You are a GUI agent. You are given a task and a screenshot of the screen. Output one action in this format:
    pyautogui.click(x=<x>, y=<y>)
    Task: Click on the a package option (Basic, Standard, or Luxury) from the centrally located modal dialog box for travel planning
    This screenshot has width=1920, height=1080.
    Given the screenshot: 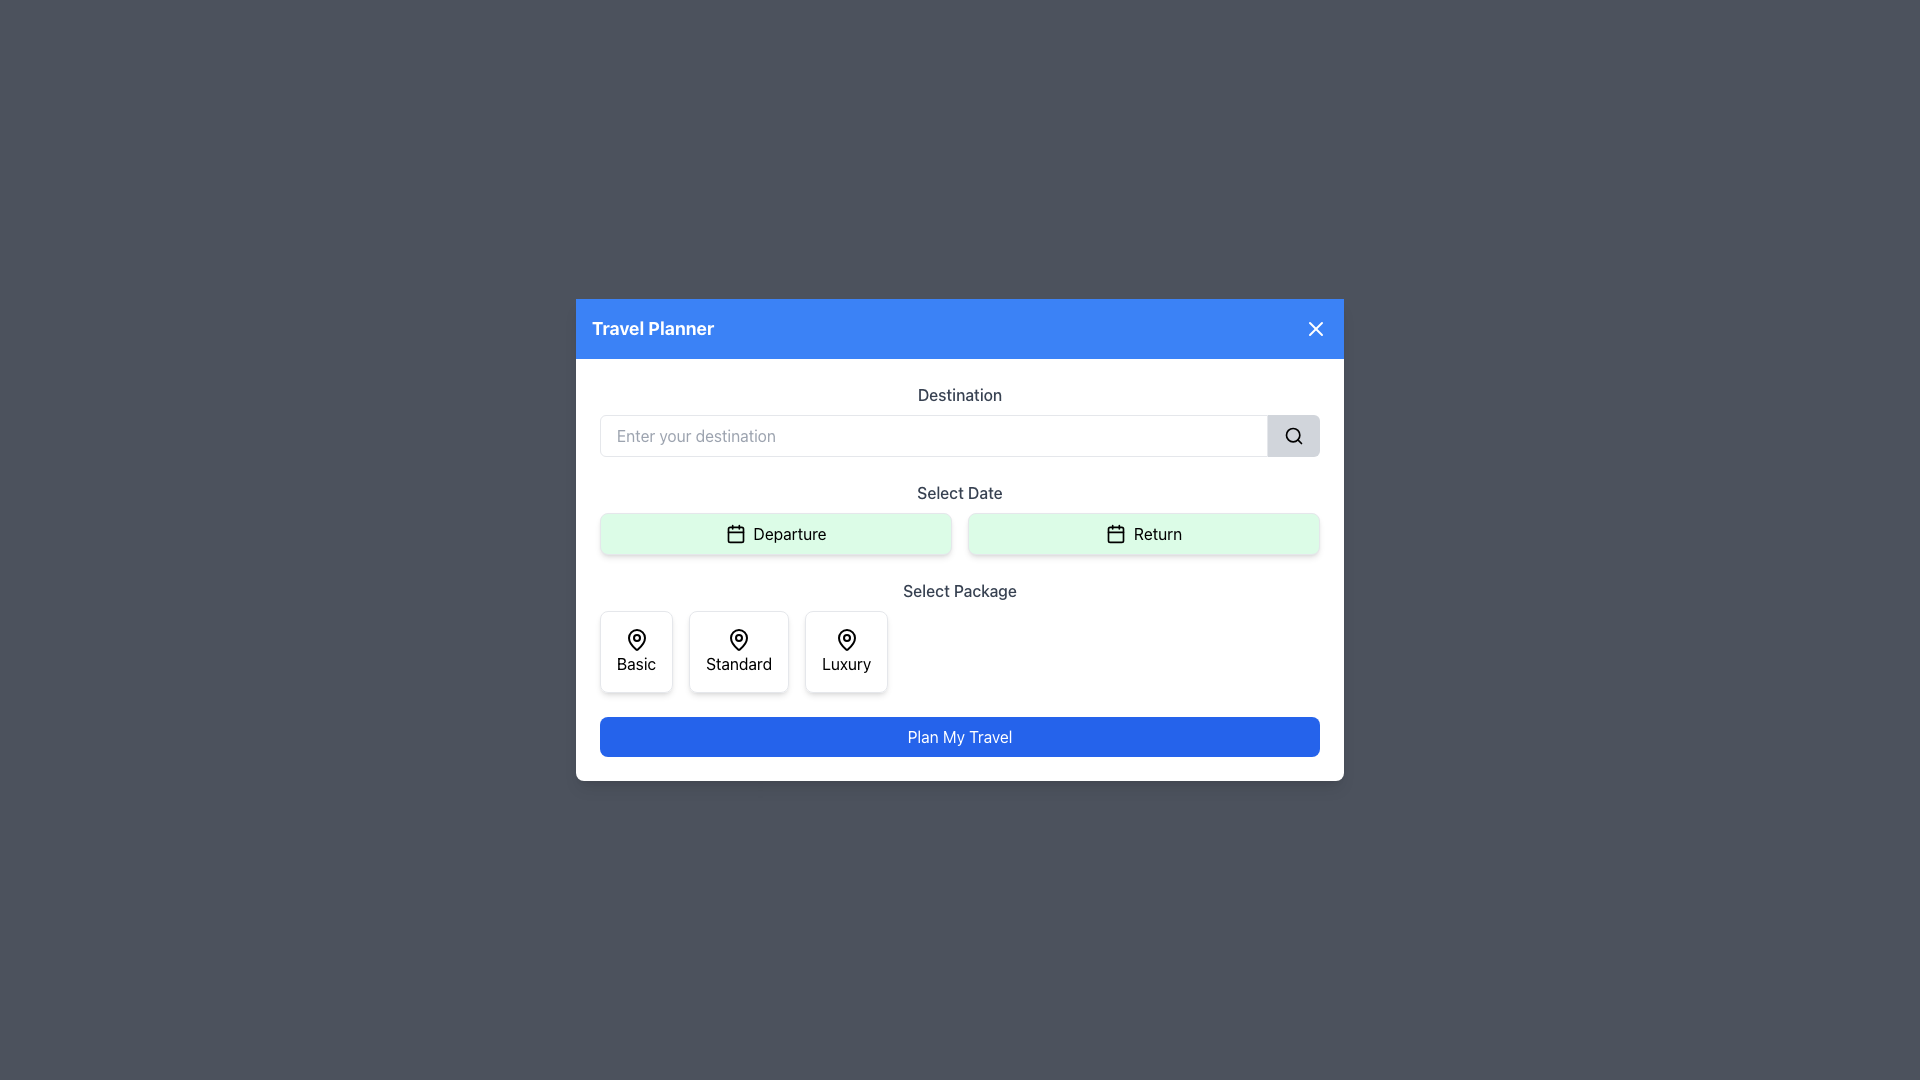 What is the action you would take?
    pyautogui.click(x=960, y=540)
    